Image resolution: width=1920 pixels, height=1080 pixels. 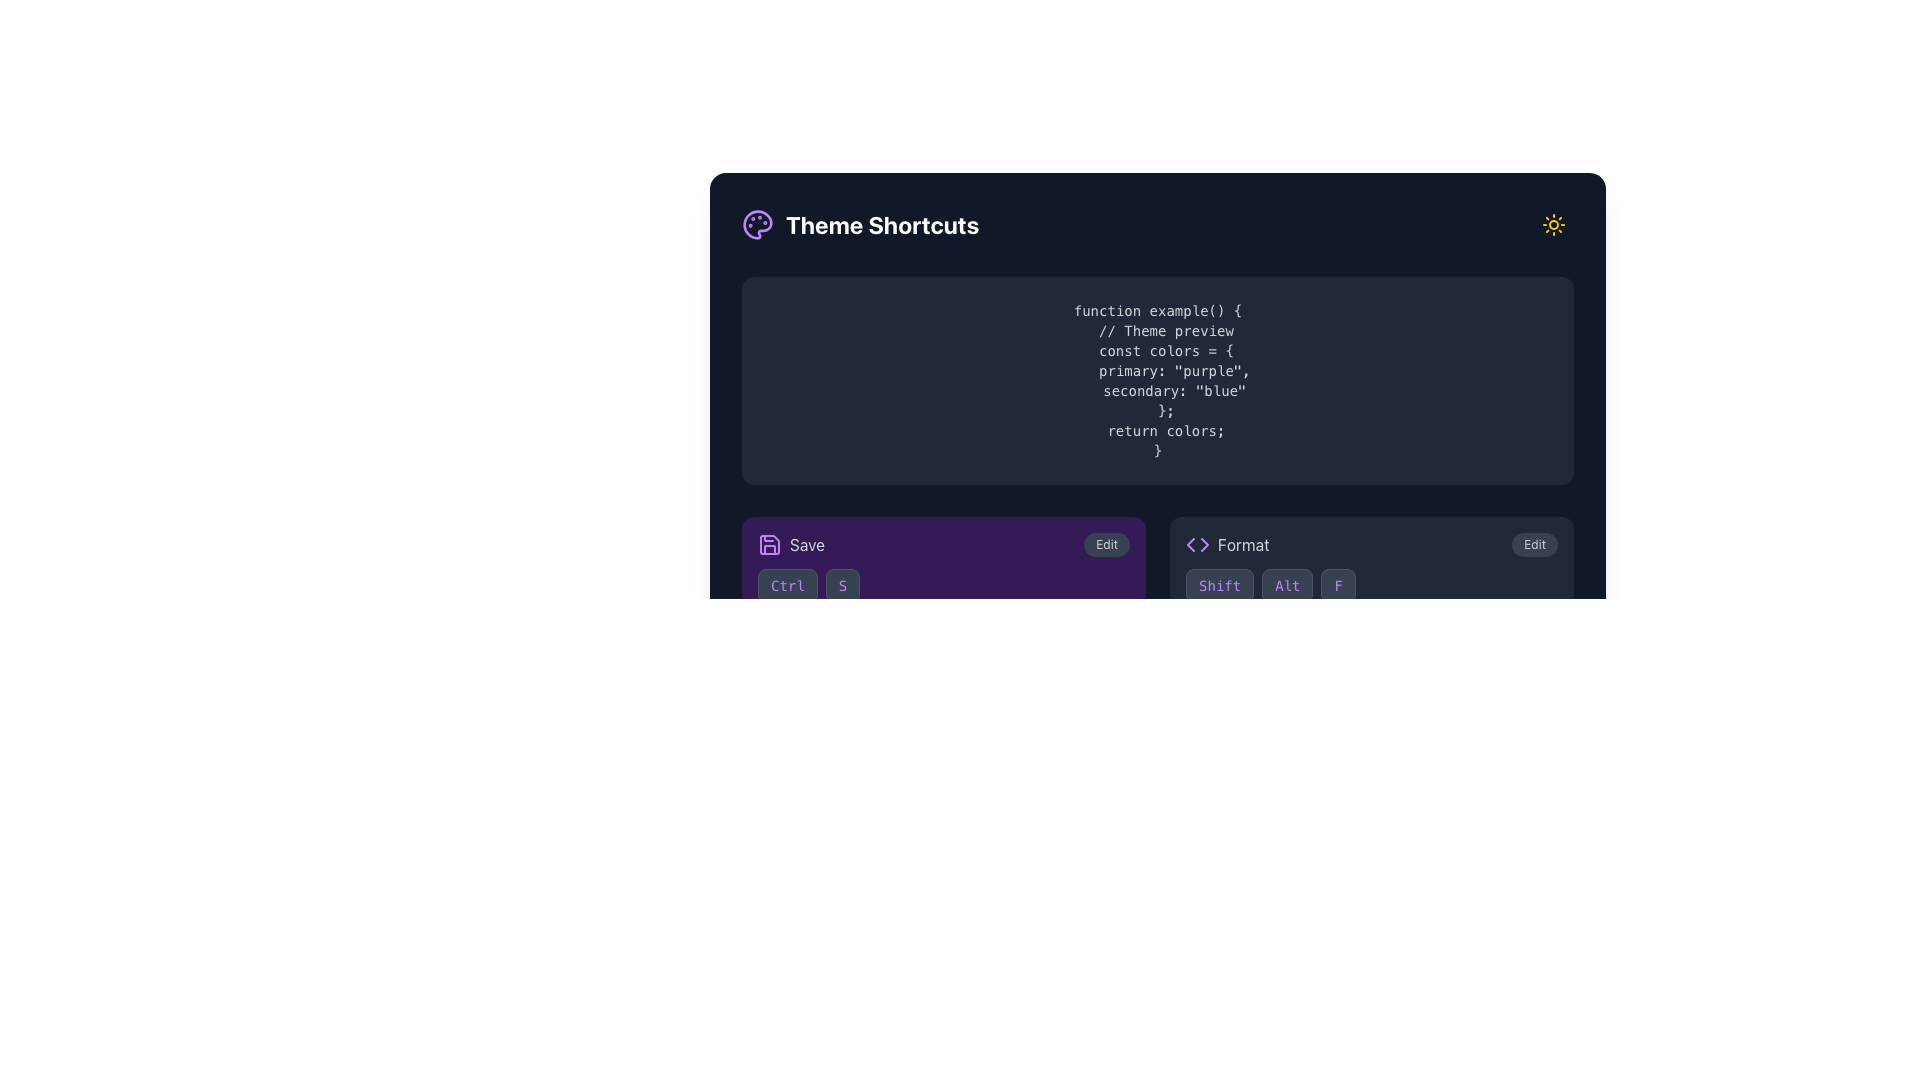 I want to click on label of the button with the text 'Ctrl', which is a small rectangular button with a dark gray background and light purple border, located near the bottom-left section of the interface, so click(x=786, y=585).